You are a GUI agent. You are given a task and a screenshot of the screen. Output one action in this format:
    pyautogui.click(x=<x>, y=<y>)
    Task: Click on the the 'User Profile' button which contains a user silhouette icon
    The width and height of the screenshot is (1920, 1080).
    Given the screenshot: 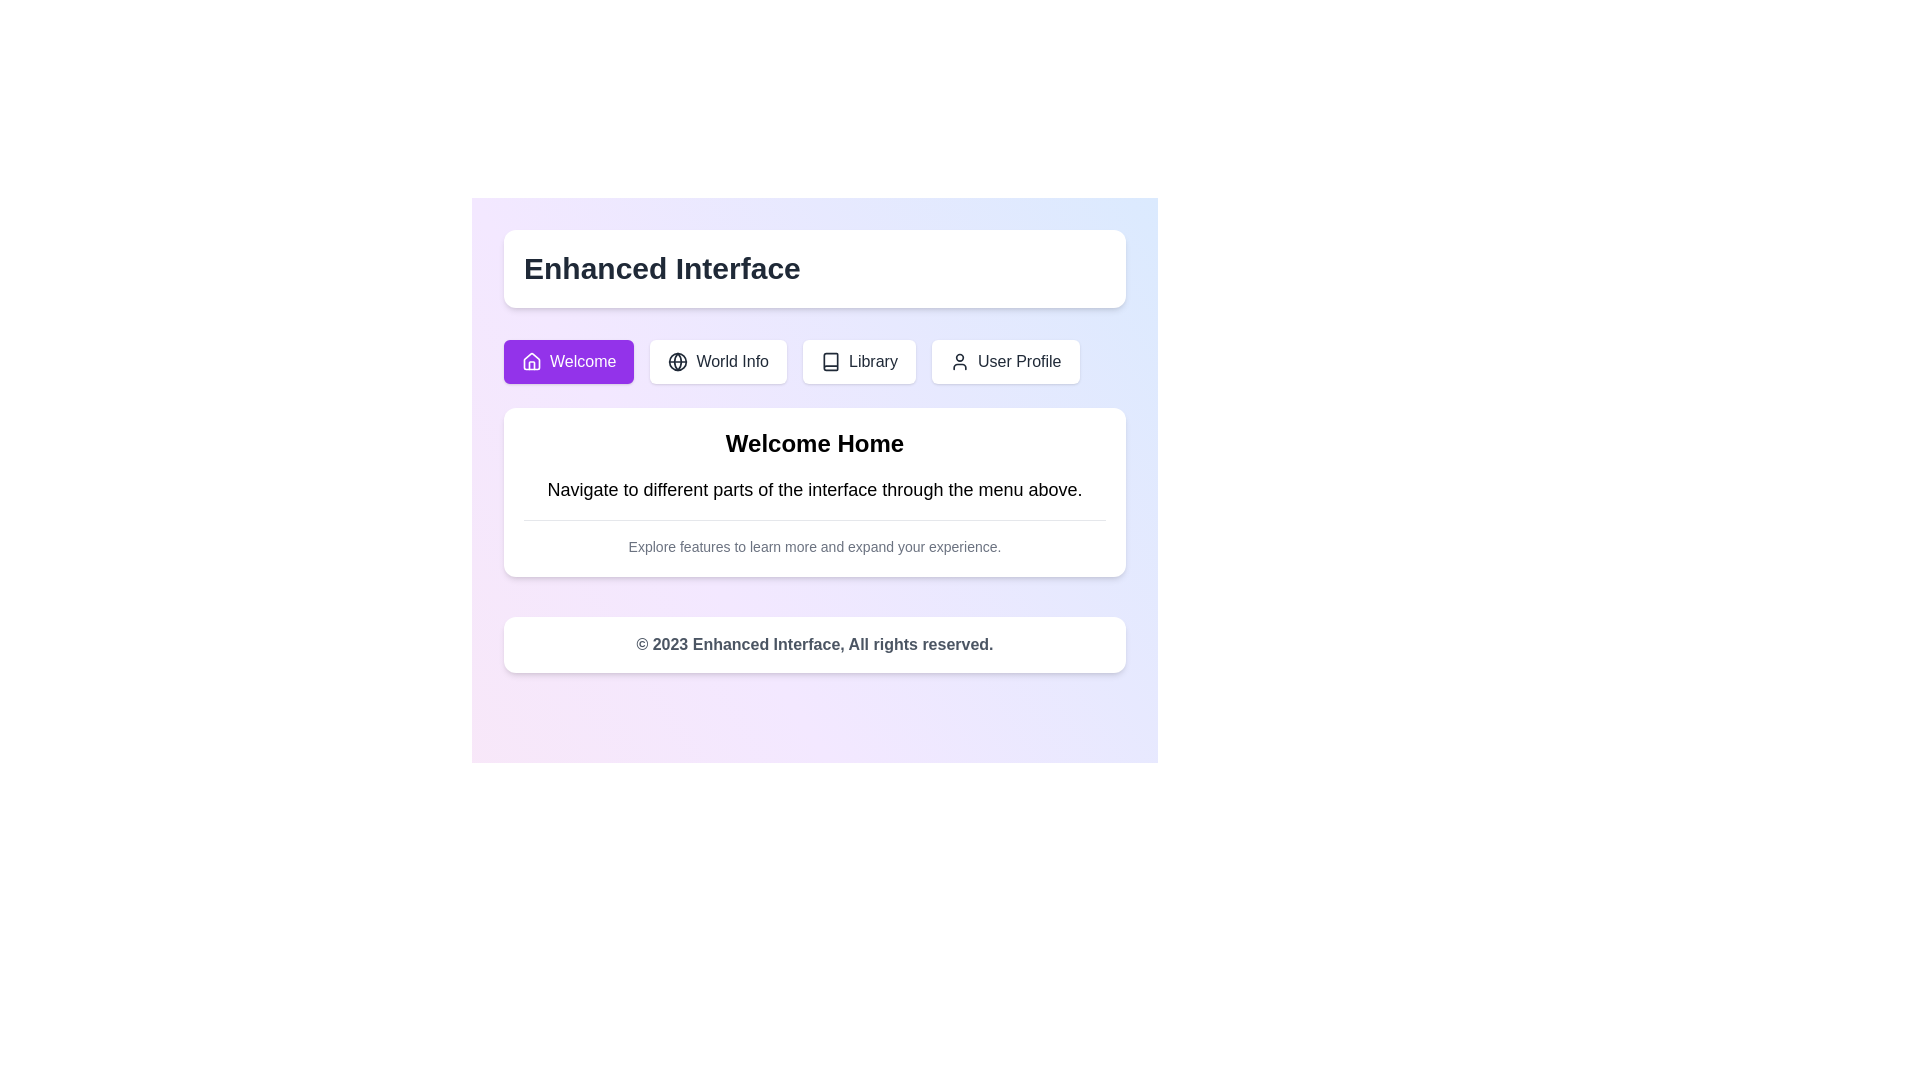 What is the action you would take?
    pyautogui.click(x=960, y=361)
    